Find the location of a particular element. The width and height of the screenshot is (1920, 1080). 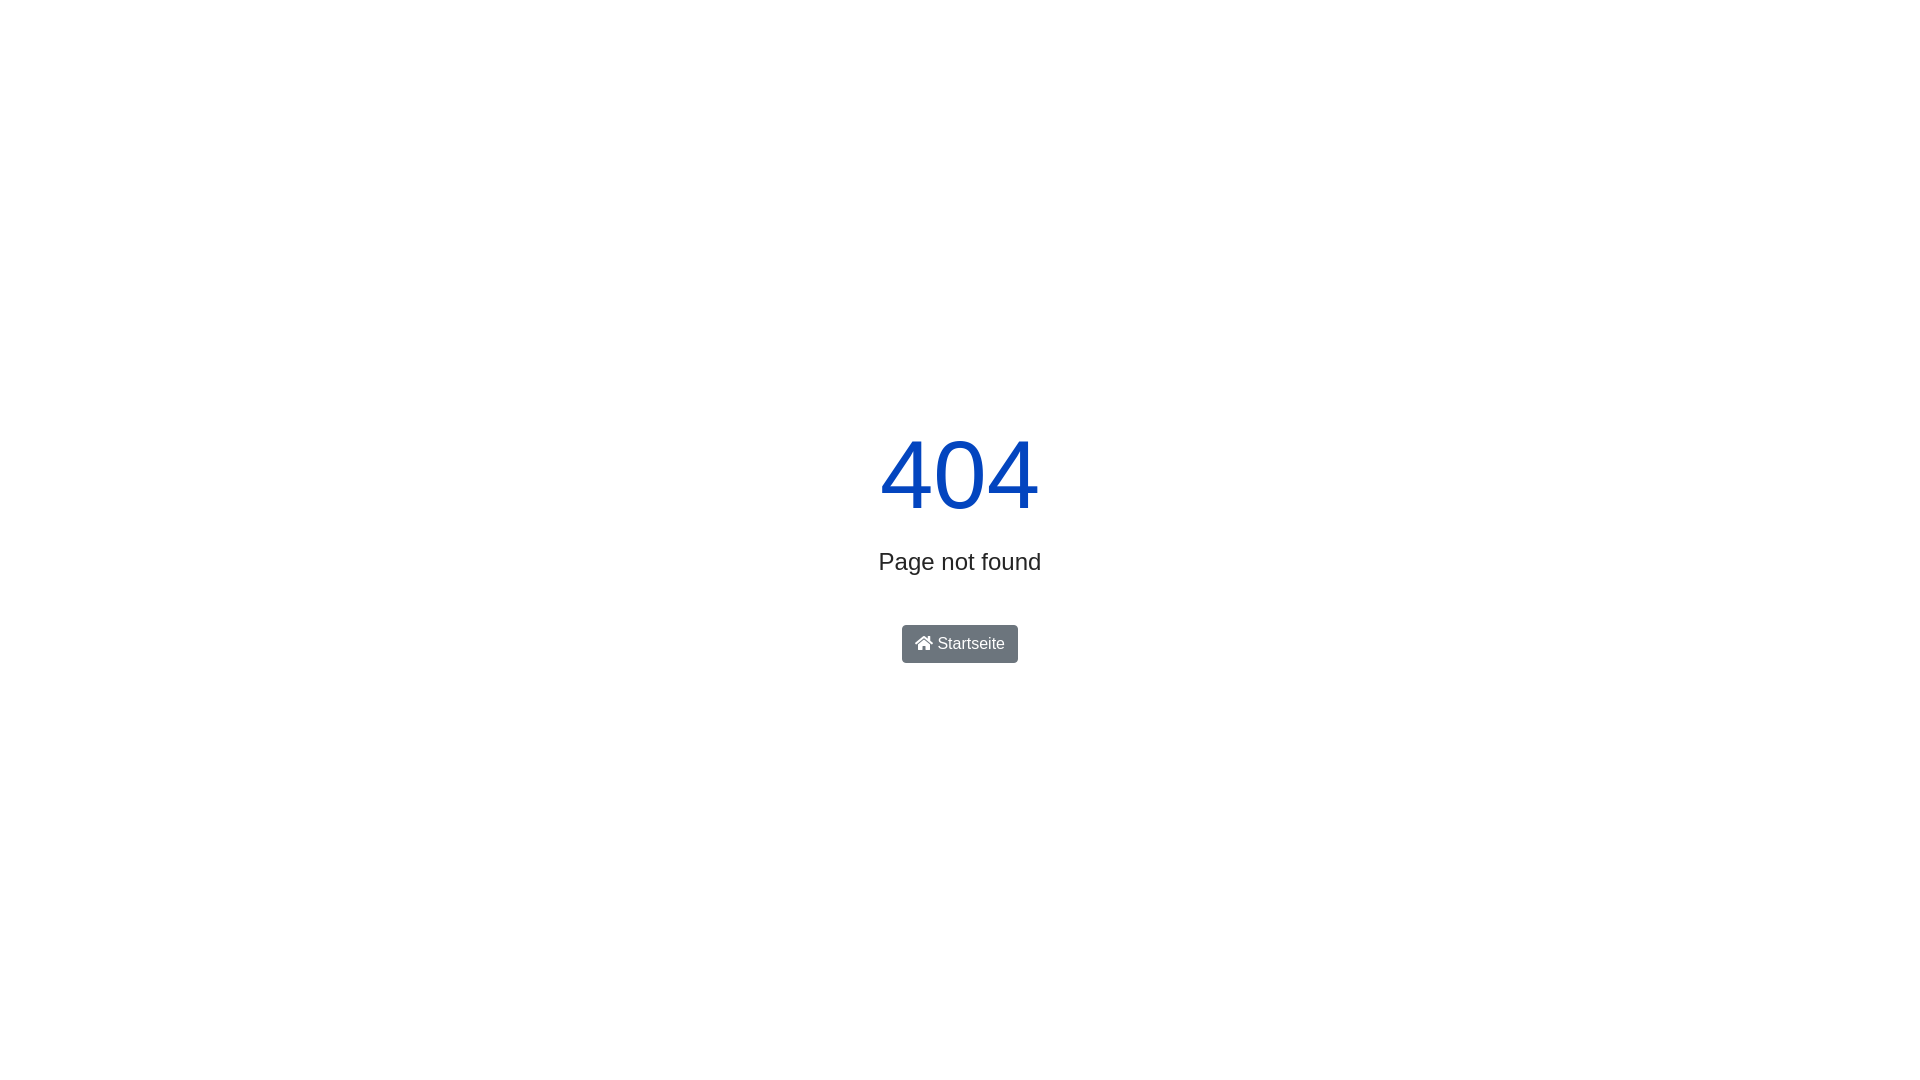

'Startseite' is located at coordinates (960, 644).